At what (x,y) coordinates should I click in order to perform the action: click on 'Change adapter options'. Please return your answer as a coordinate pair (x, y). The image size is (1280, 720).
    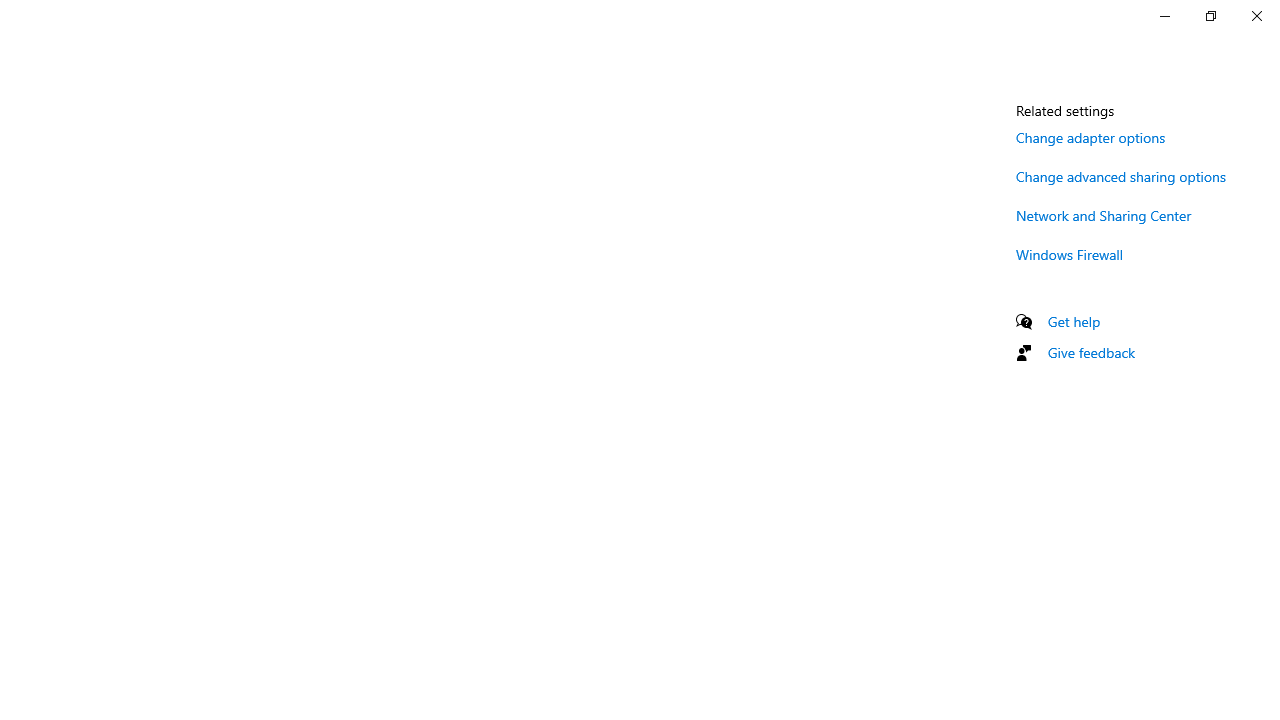
    Looking at the image, I should click on (1090, 136).